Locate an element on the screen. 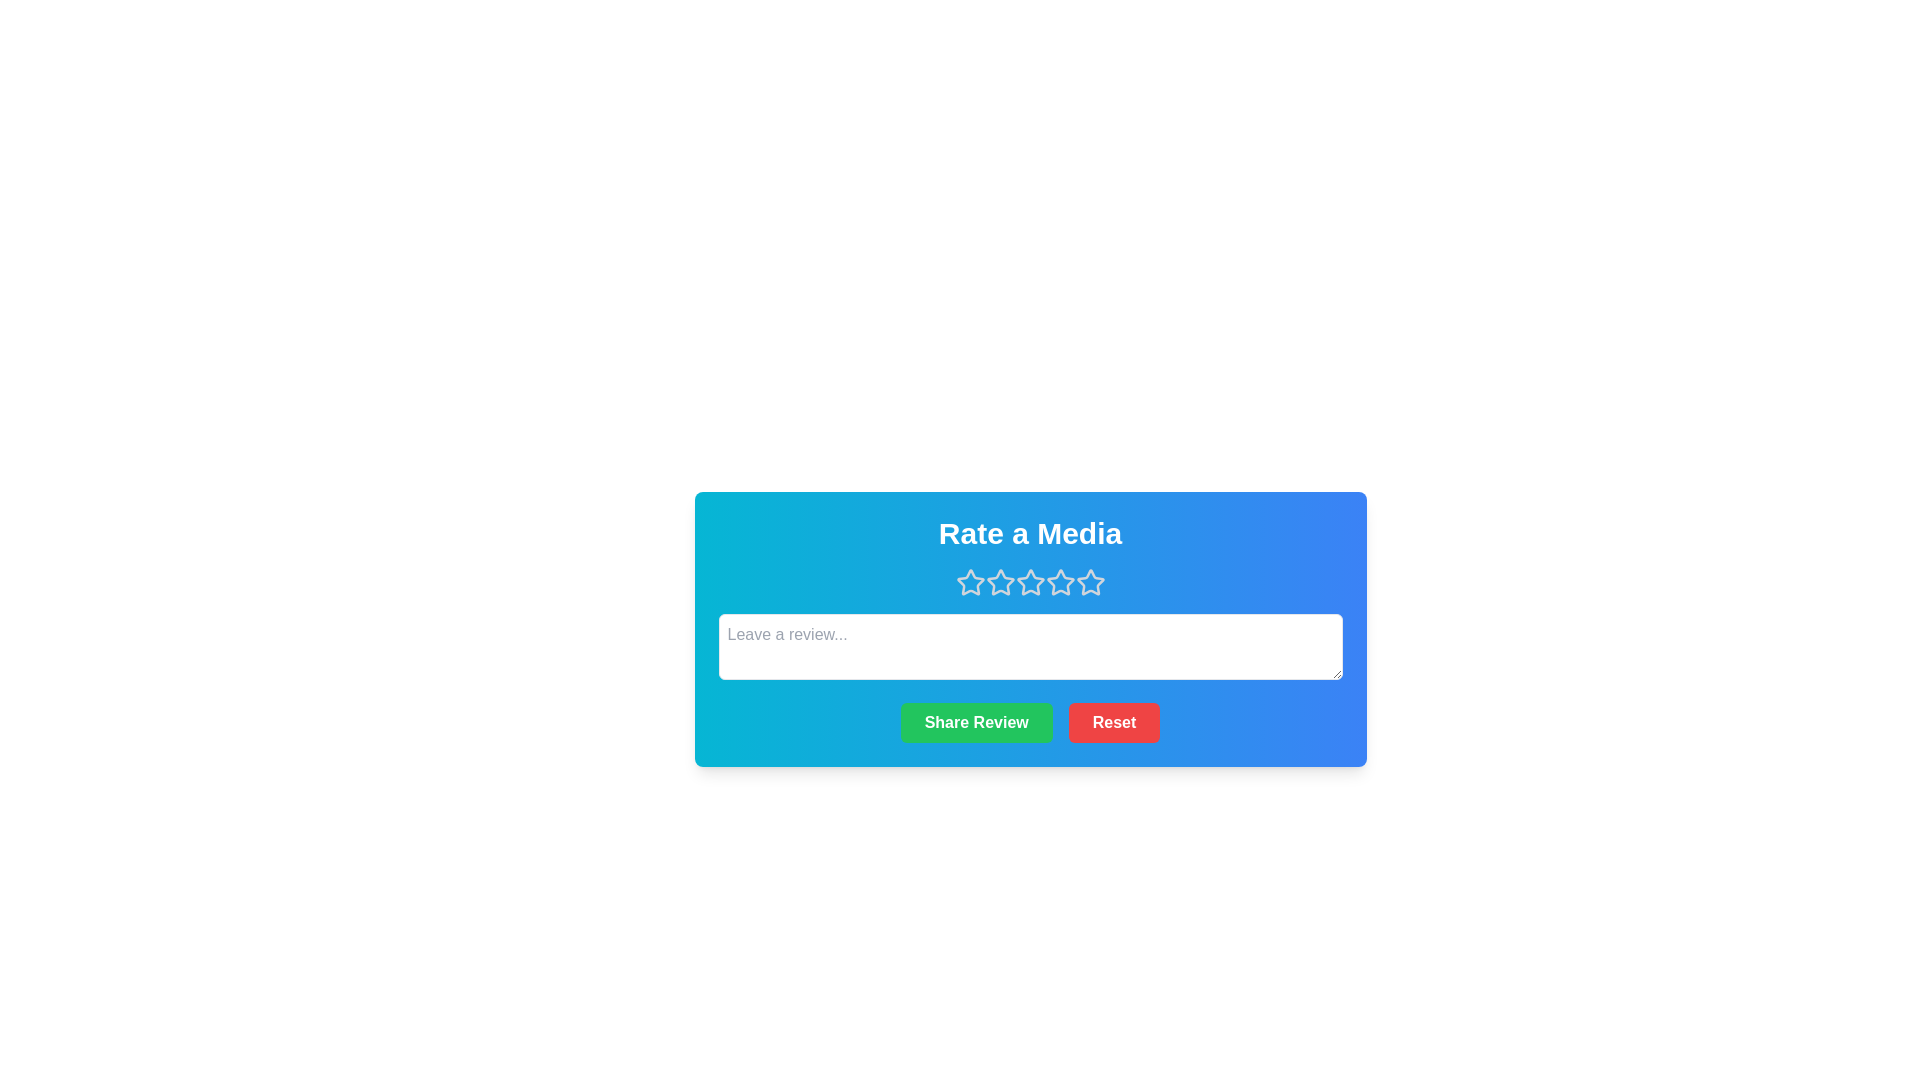 This screenshot has width=1920, height=1080. the rating to 5 stars by clicking on the respective star is located at coordinates (1089, 582).